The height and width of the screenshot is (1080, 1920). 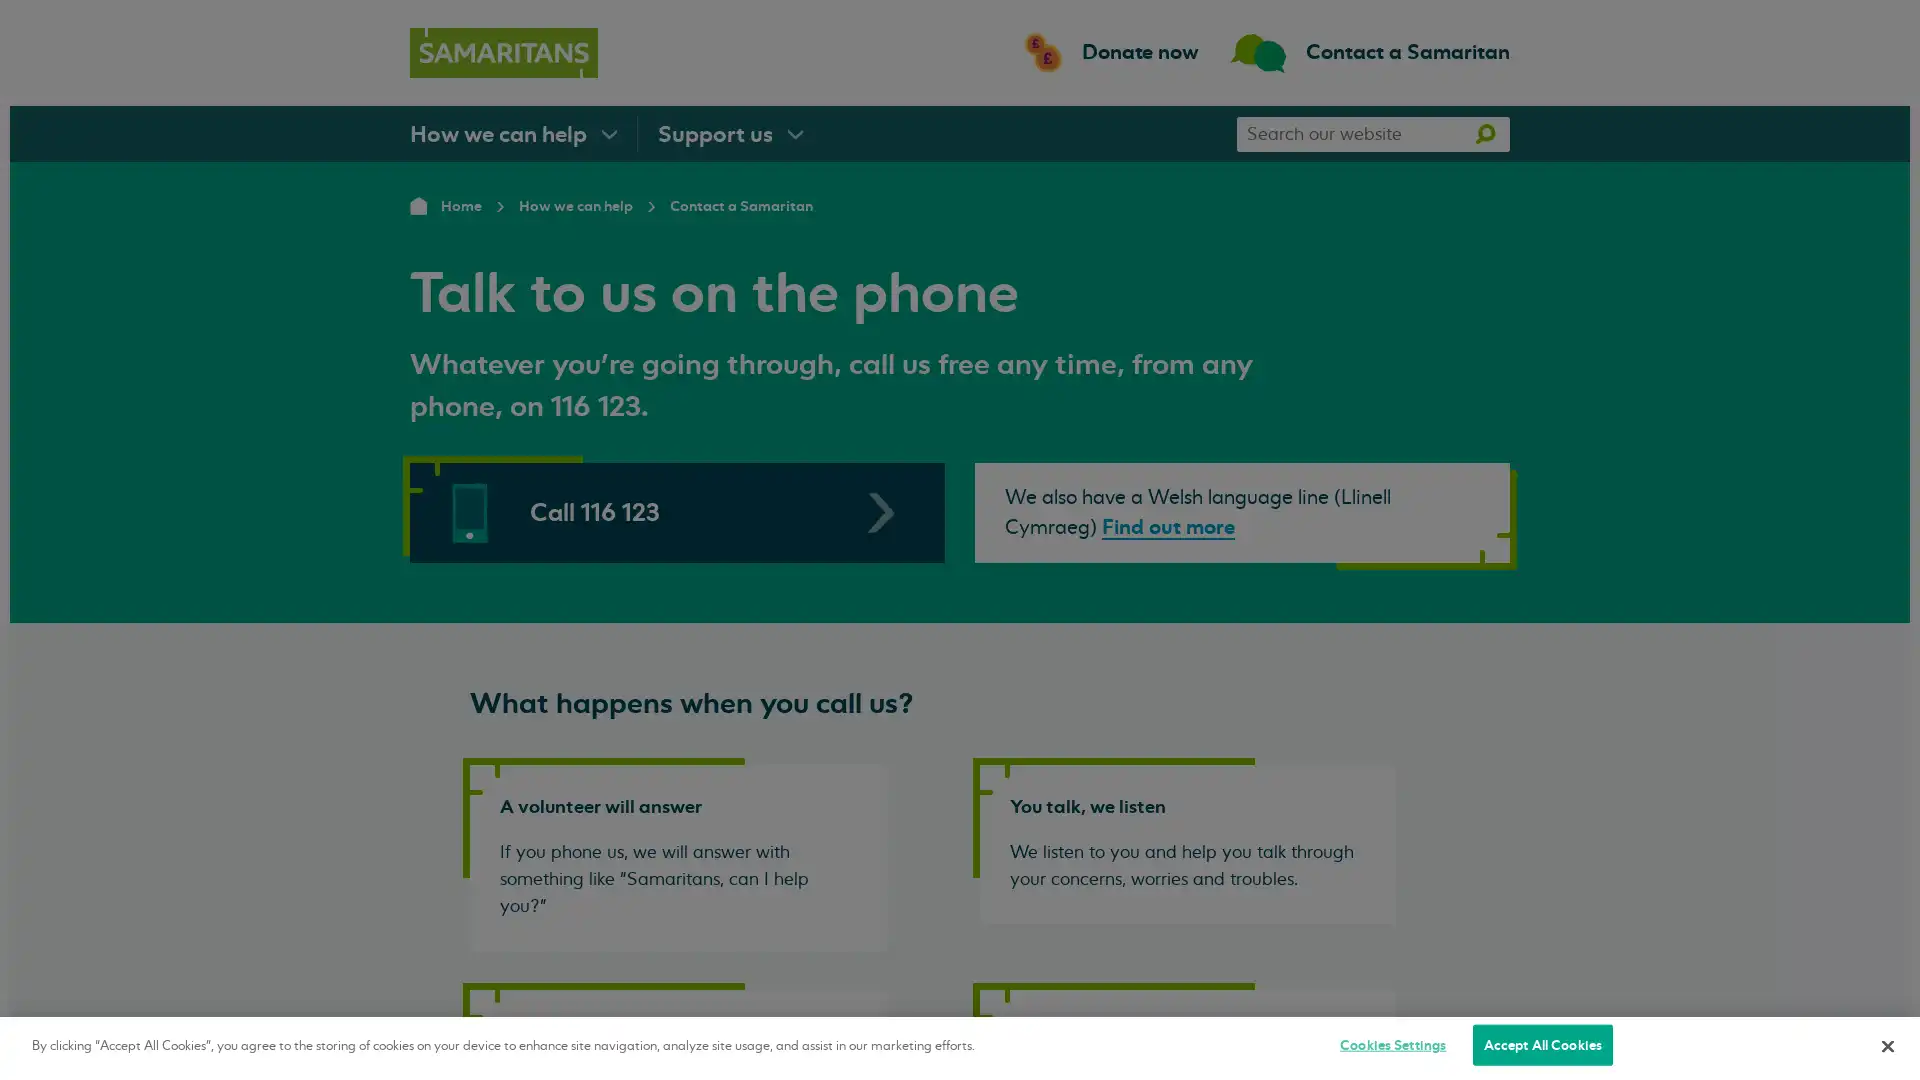 What do you see at coordinates (1484, 133) in the screenshot?
I see `Search` at bounding box center [1484, 133].